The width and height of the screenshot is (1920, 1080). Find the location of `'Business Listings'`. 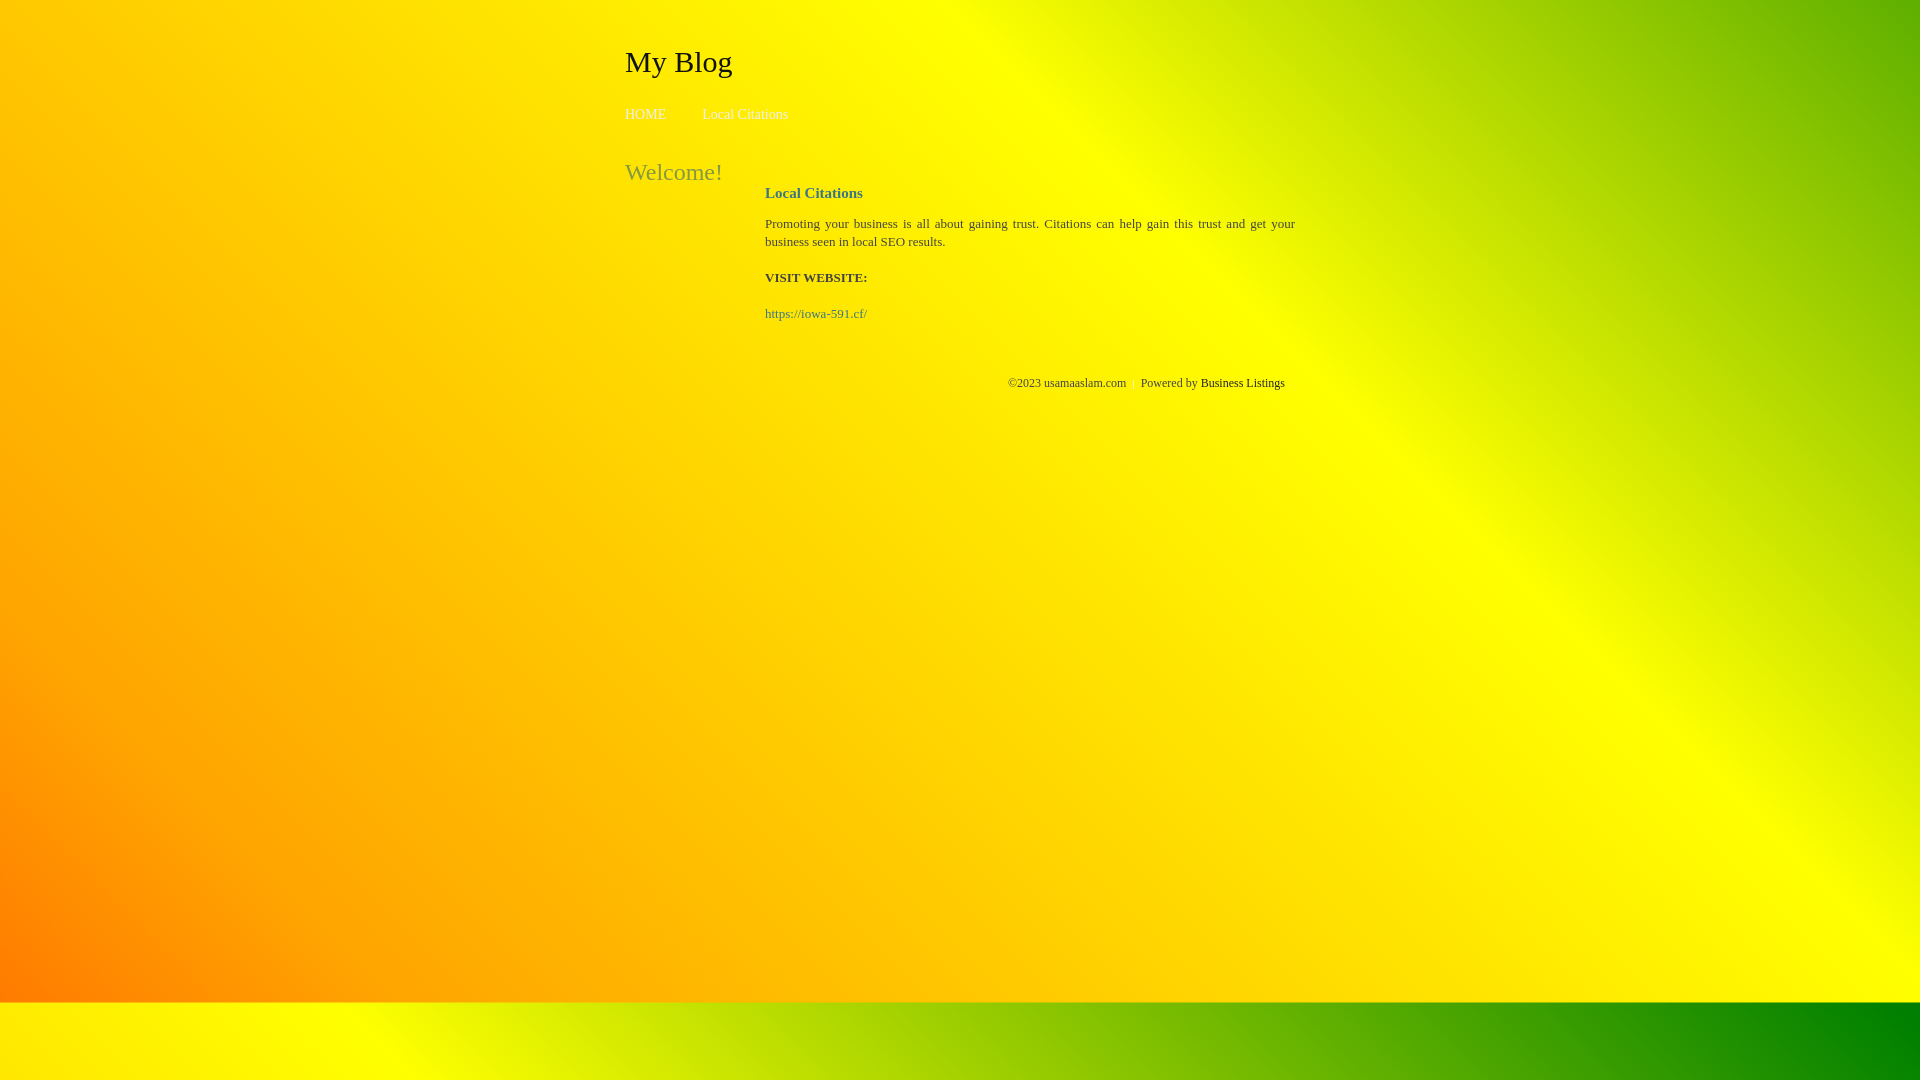

'Business Listings' is located at coordinates (1242, 382).